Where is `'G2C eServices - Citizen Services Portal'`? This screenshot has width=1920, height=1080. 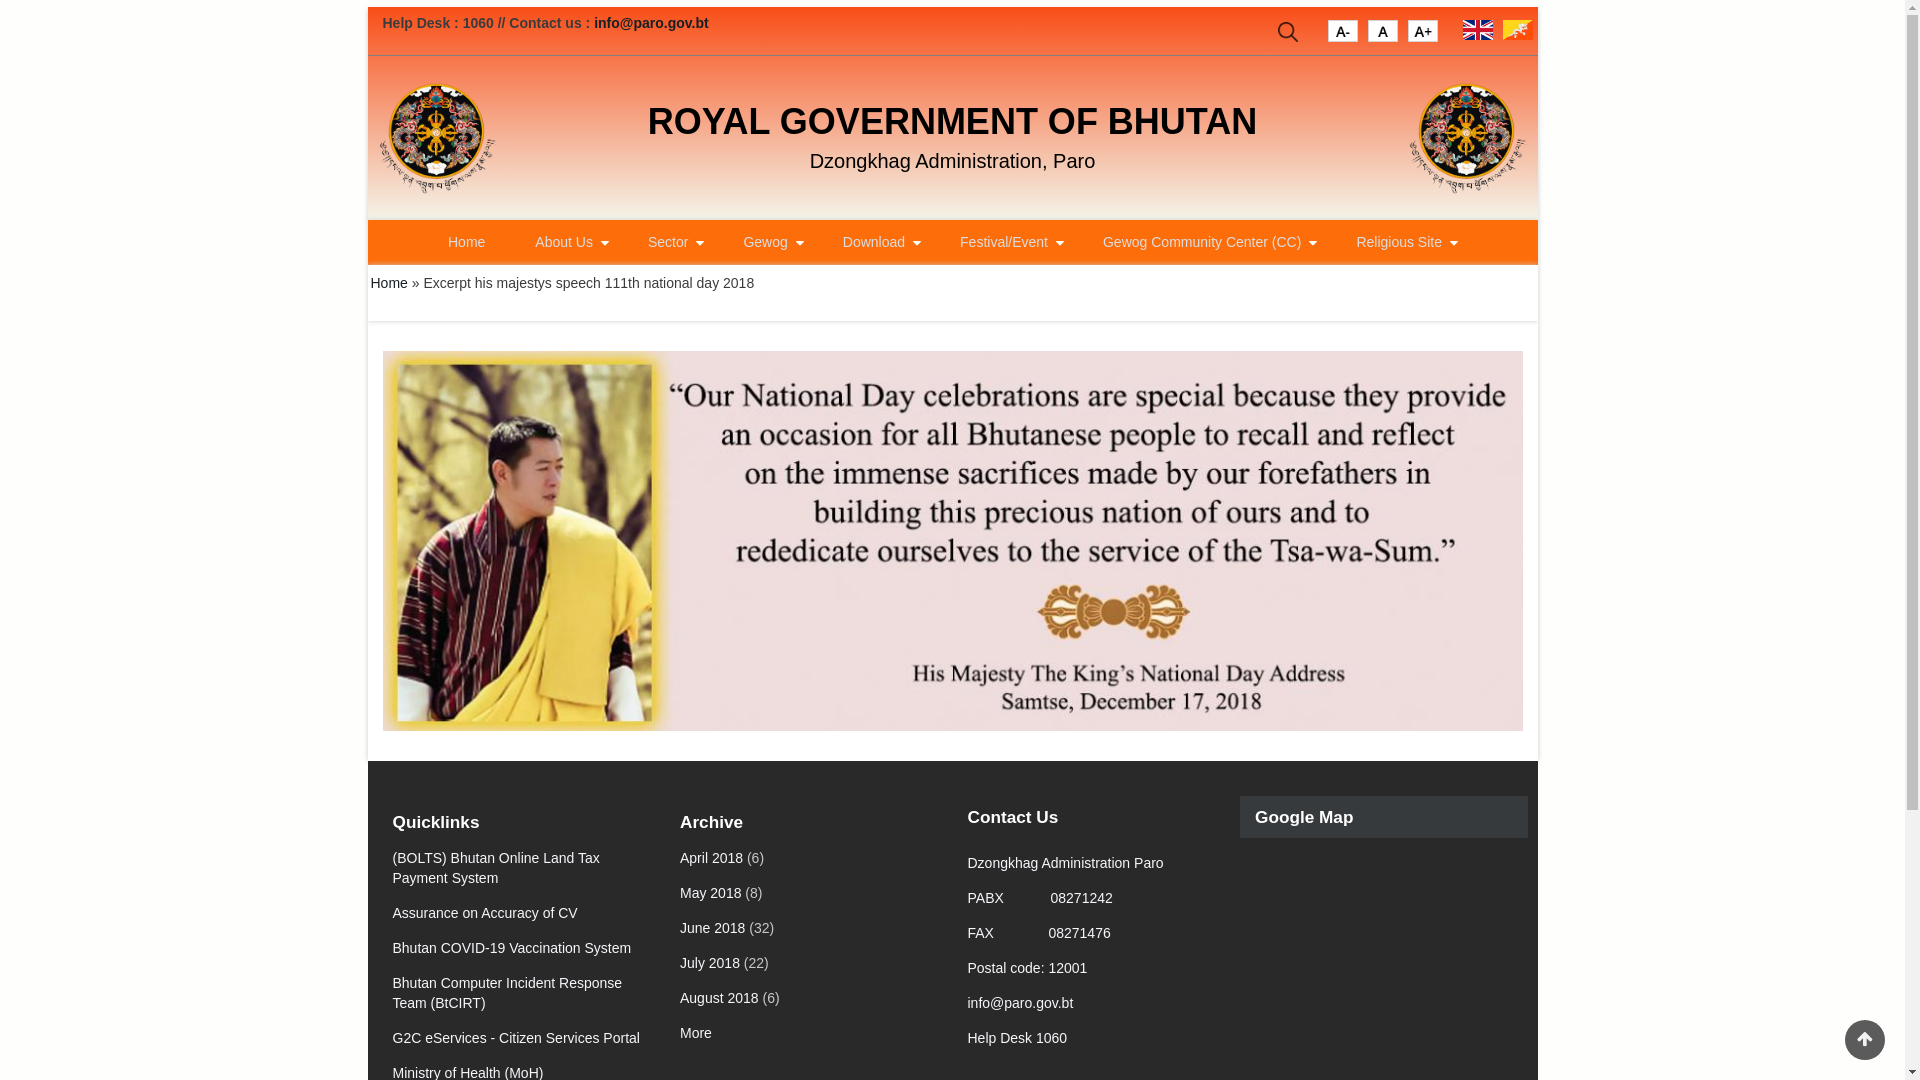 'G2C eServices - Citizen Services Portal' is located at coordinates (392, 1036).